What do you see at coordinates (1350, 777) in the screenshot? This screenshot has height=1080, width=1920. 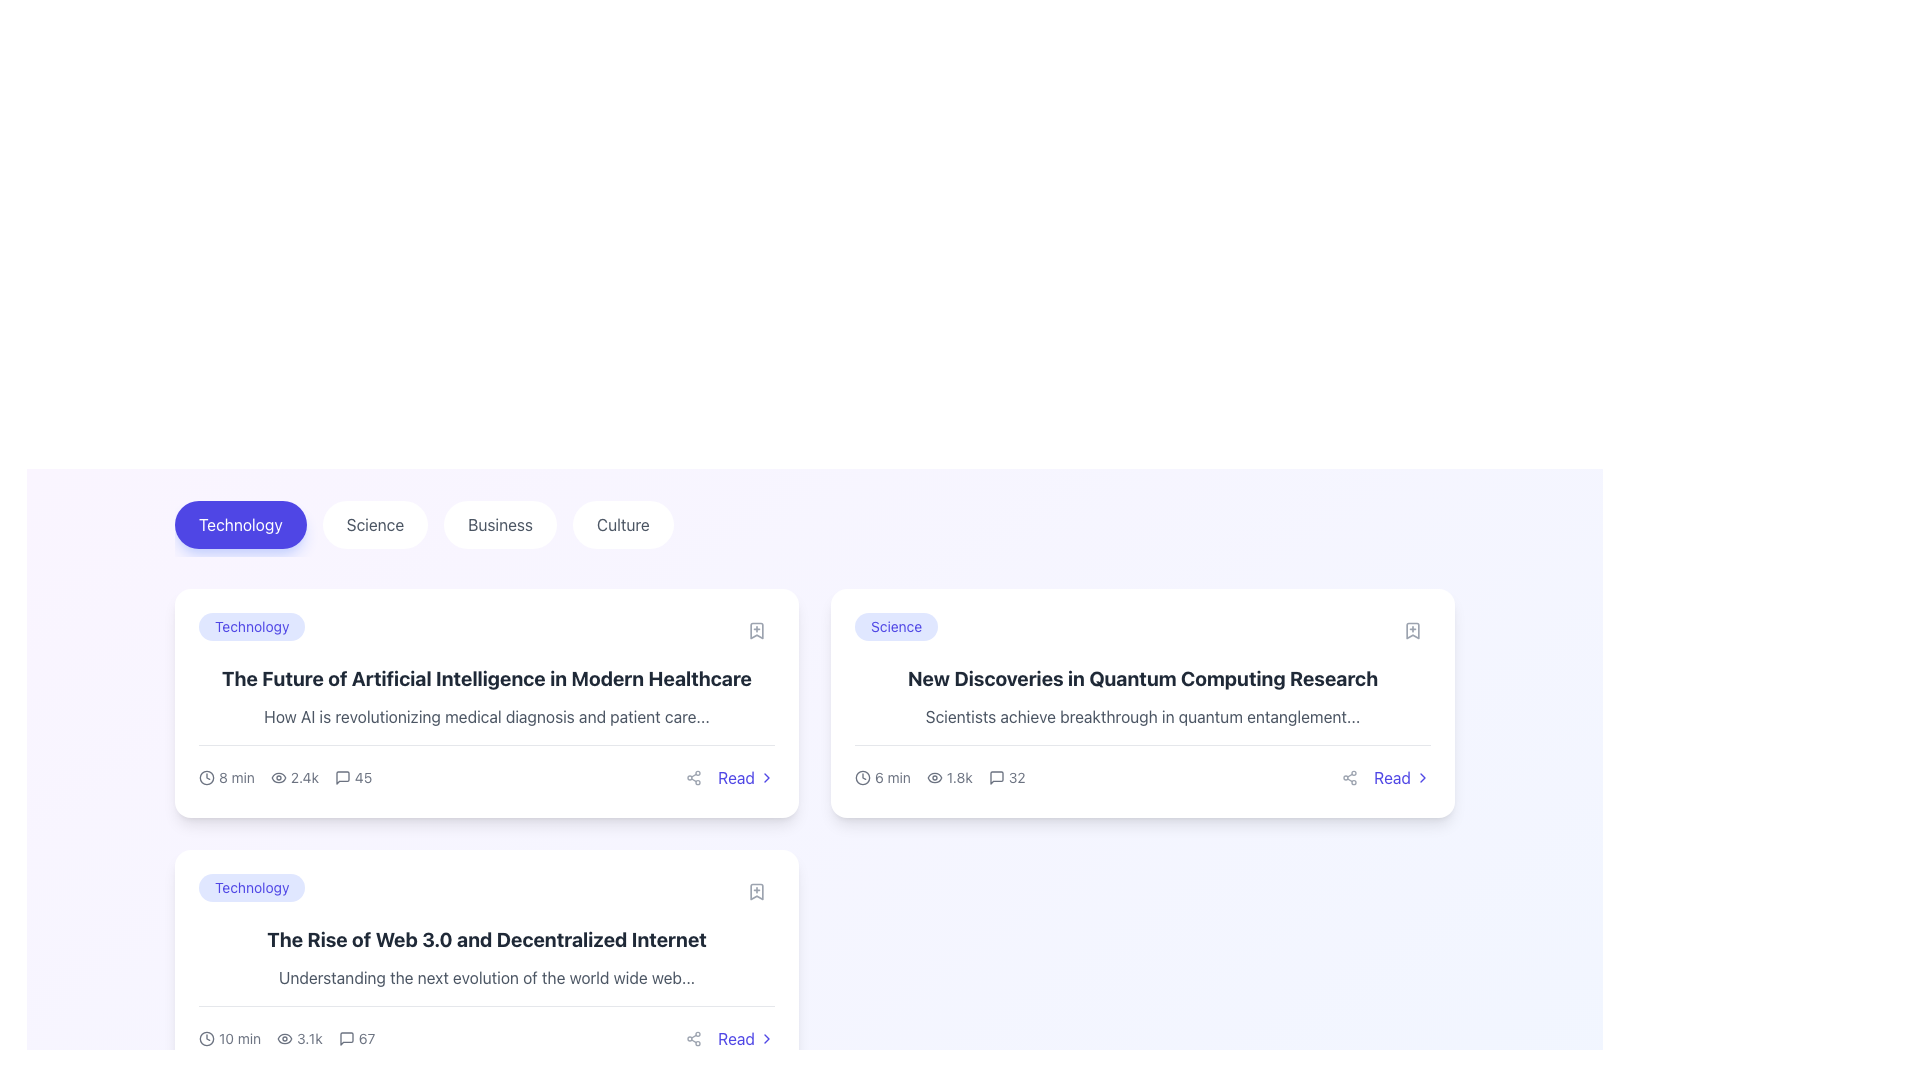 I see `the small circular share icon with a gray outline located to the left of the 'Read' text link in the bottom-right corner of the 'New Discoveries in Quantum Computing Research' card` at bounding box center [1350, 777].